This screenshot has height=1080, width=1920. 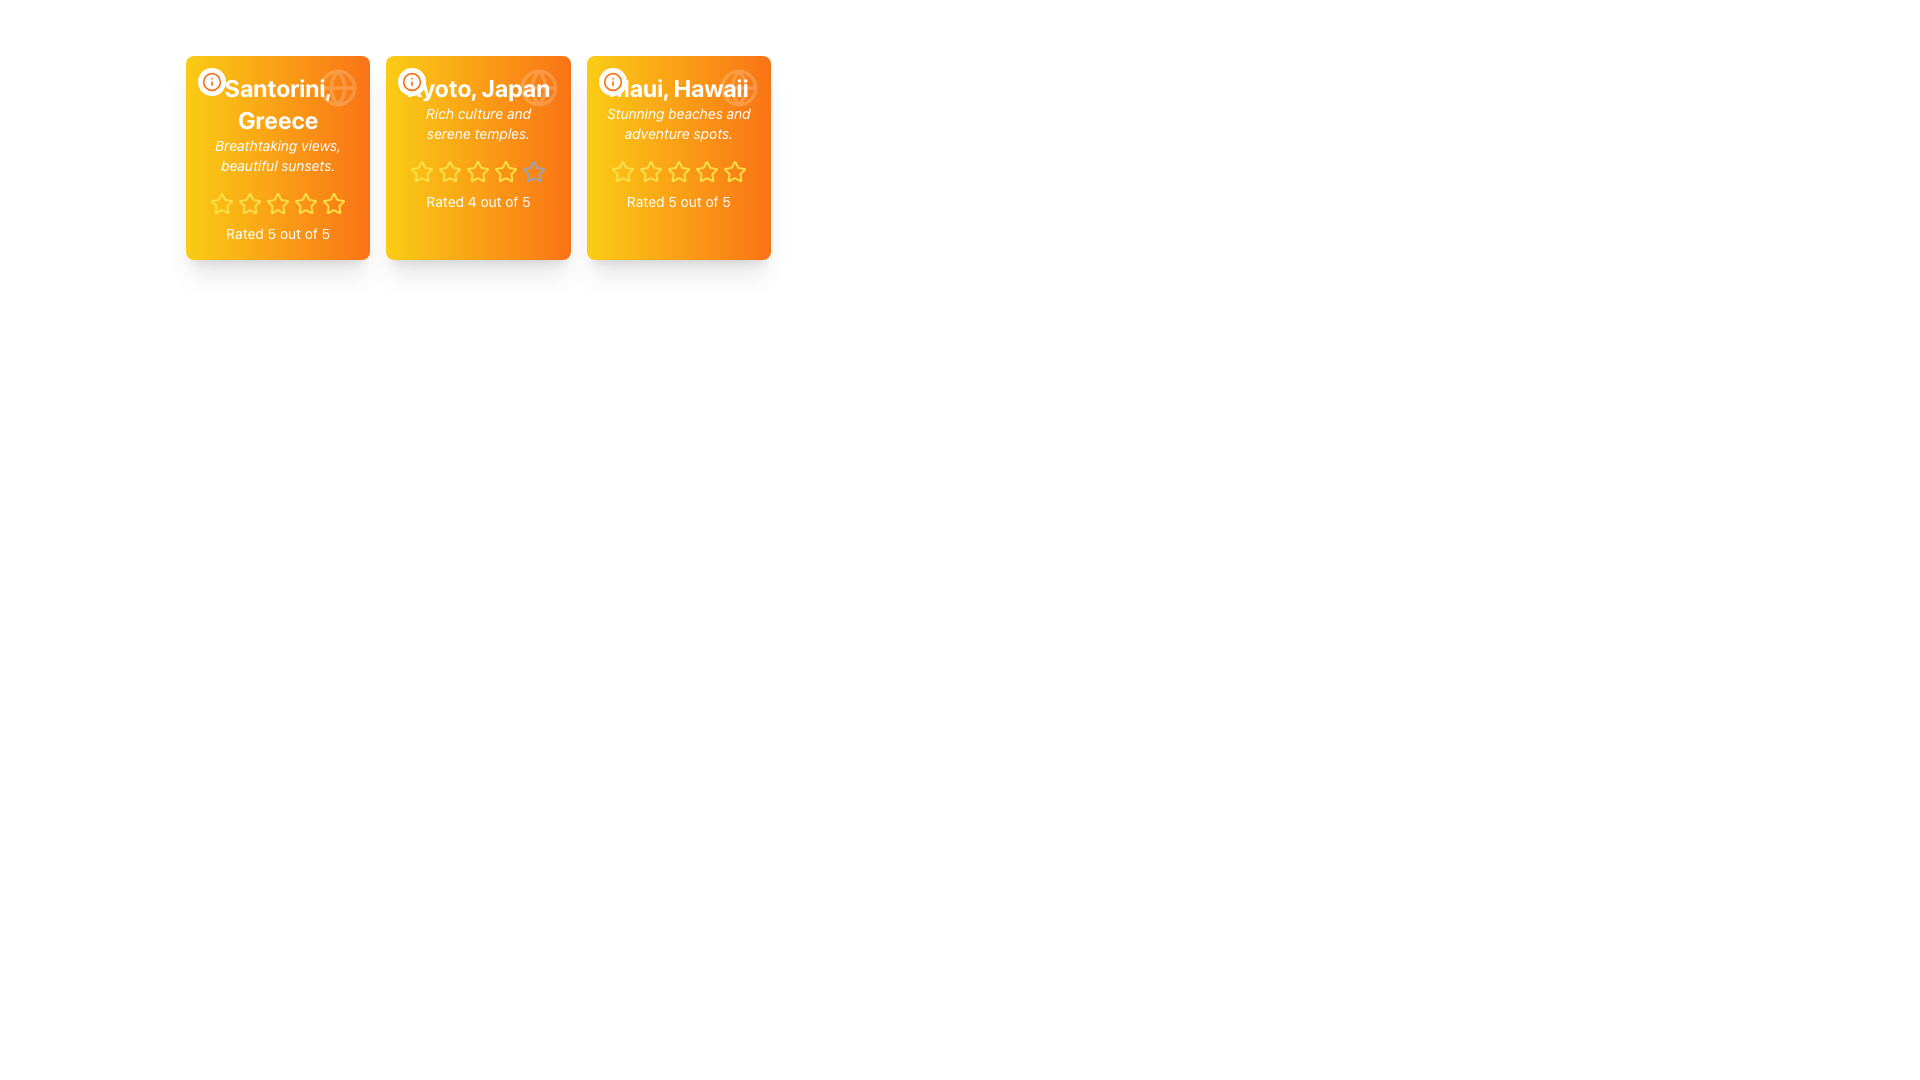 I want to click on larger enclosing circle of the Information icon within the SVG graphic on the third card labeled 'Maui, Hawaii', so click(x=611, y=80).